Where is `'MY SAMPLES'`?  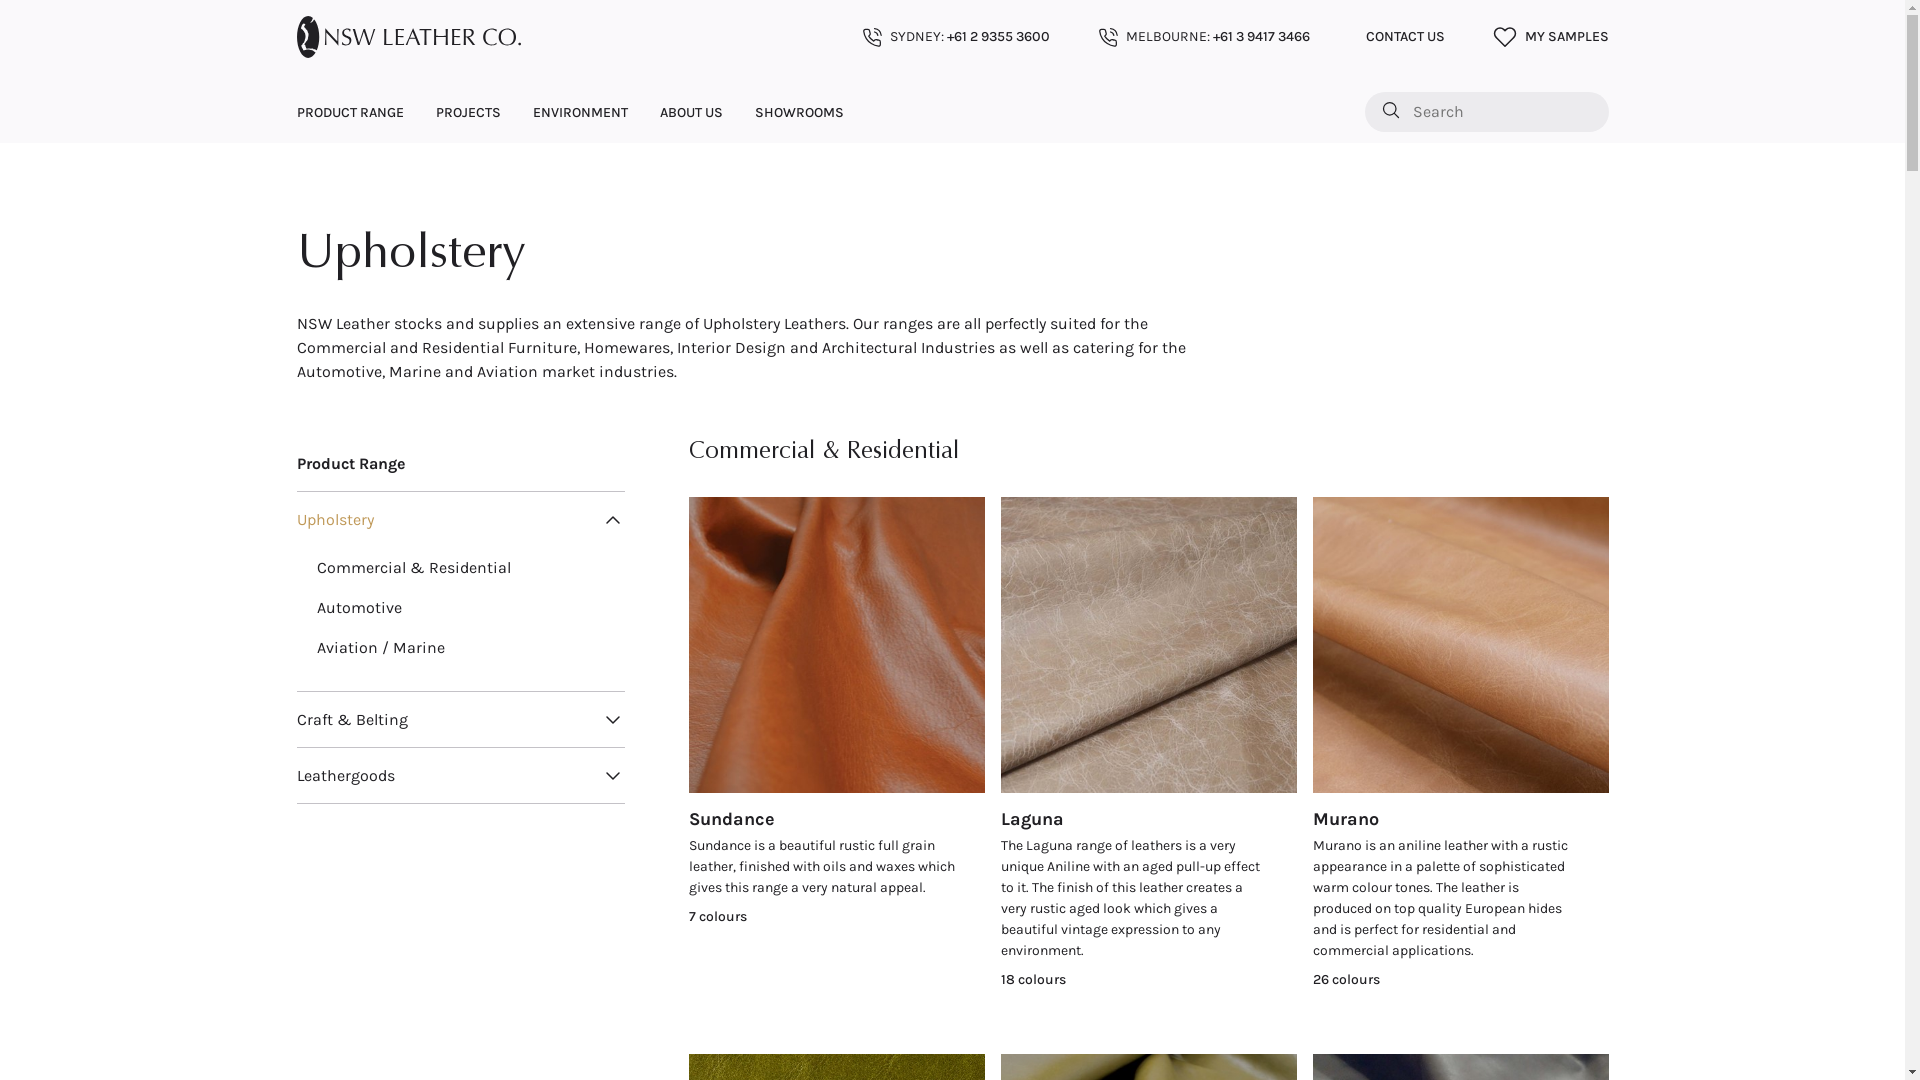
'MY SAMPLES' is located at coordinates (1549, 37).